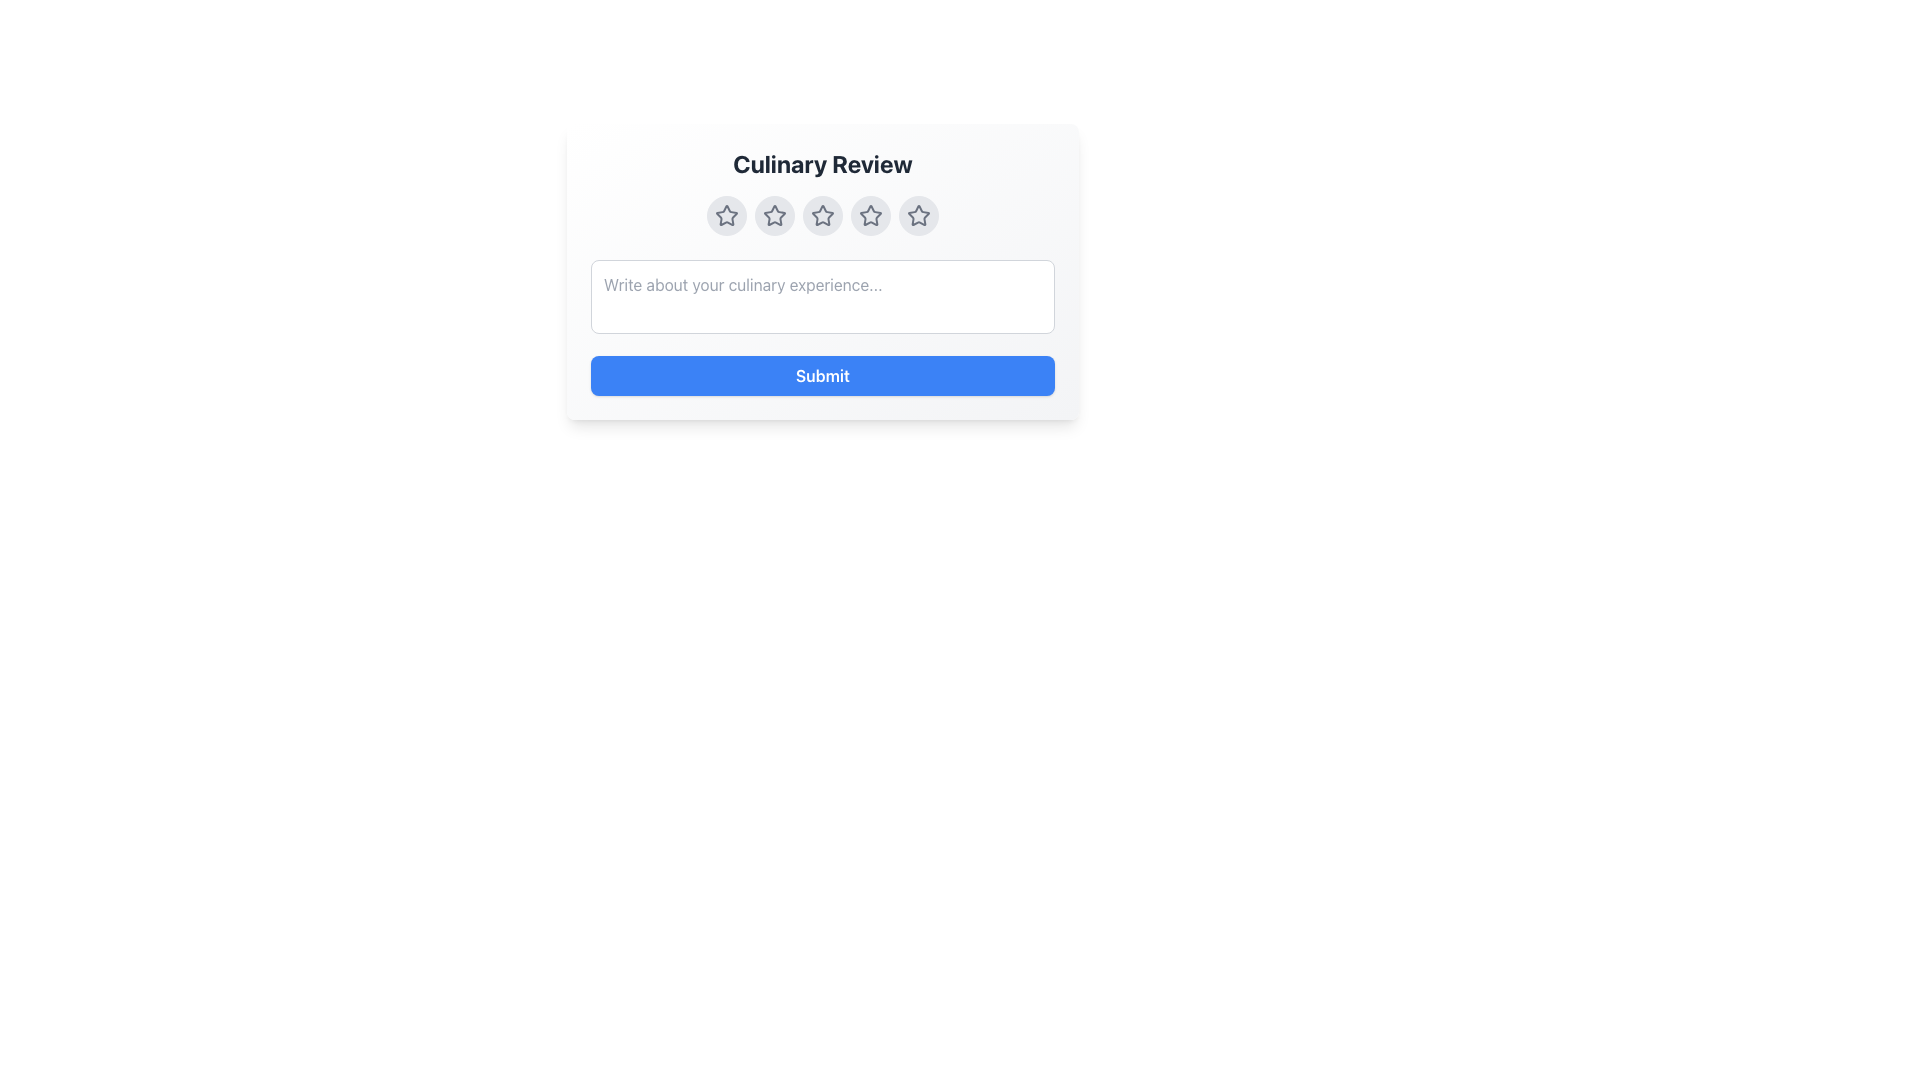 Image resolution: width=1920 pixels, height=1080 pixels. What do you see at coordinates (917, 215) in the screenshot?
I see `the fifth star-shaped interactive rating icon styled in gray, located at the rightmost end of the series above the text input field for culinary review feedback` at bounding box center [917, 215].